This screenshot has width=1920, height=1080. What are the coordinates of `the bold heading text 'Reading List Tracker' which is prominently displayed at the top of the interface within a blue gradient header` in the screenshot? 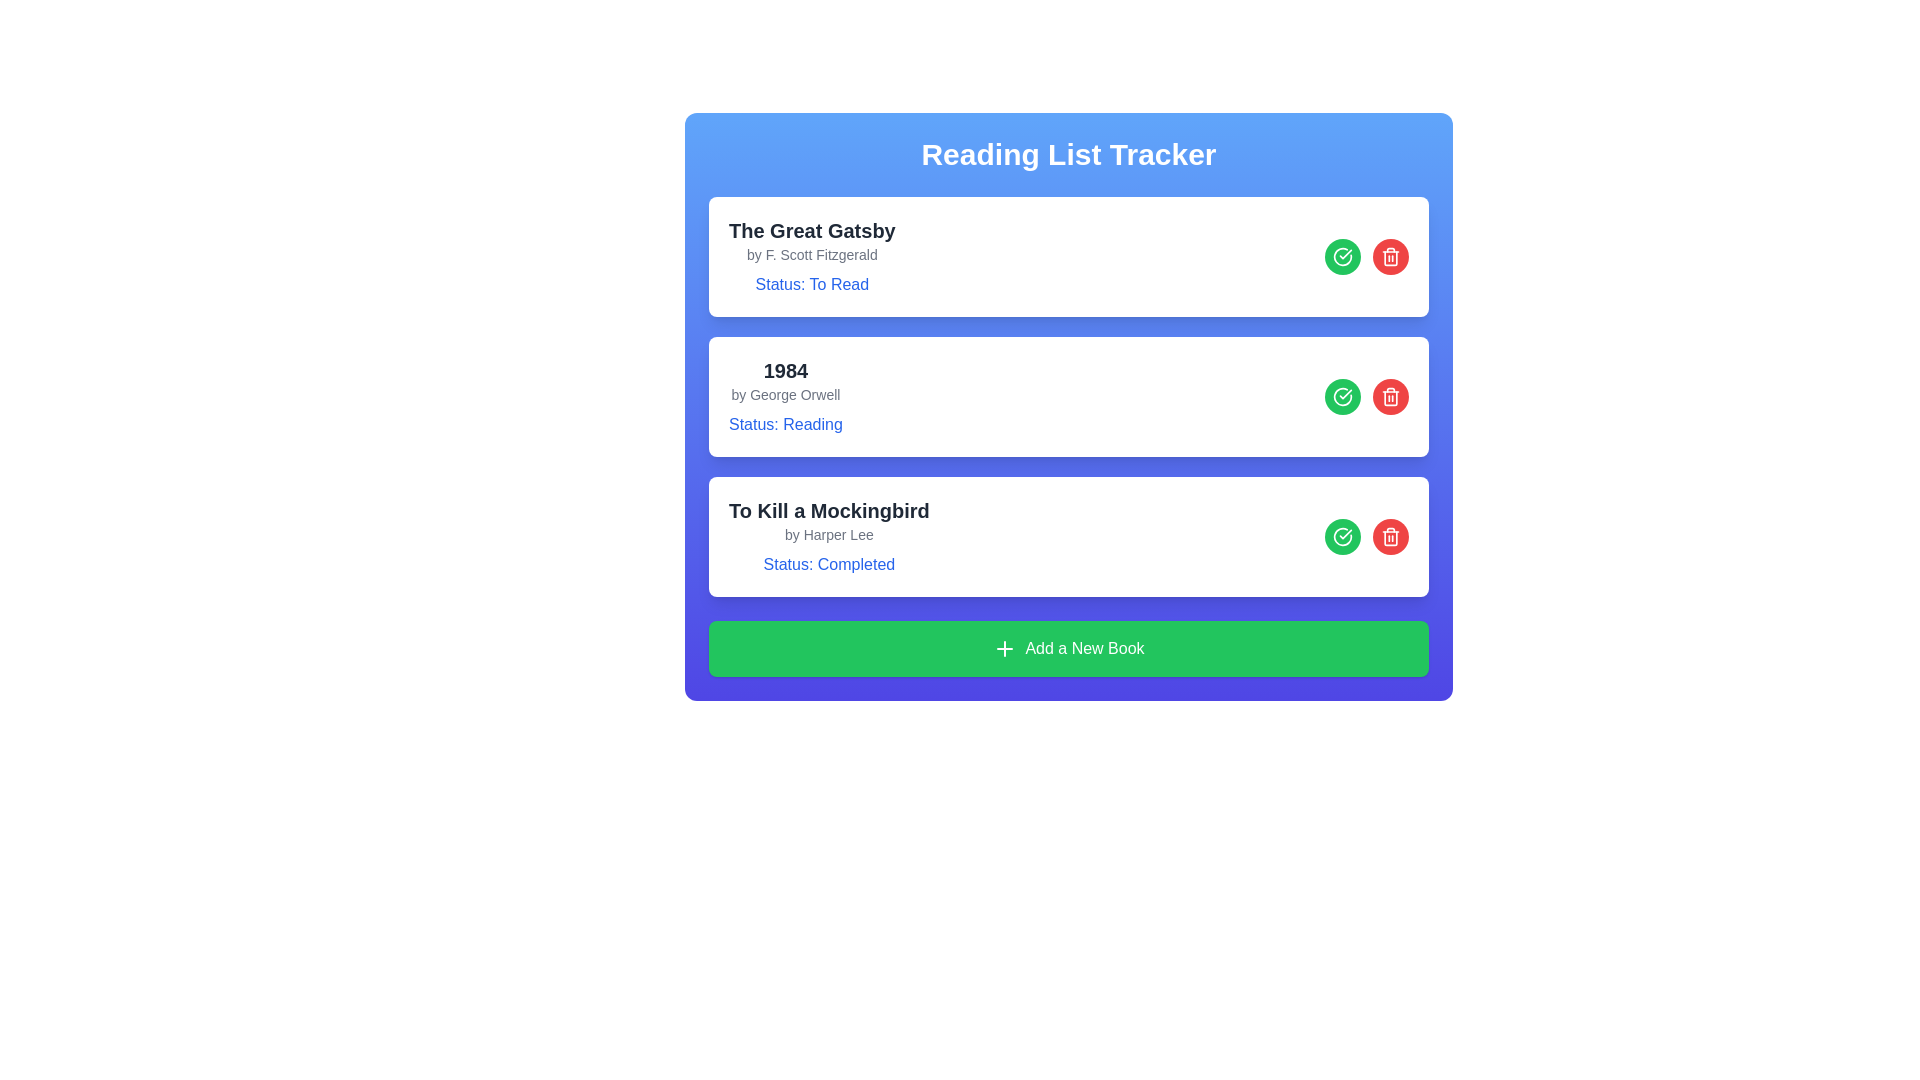 It's located at (1068, 153).